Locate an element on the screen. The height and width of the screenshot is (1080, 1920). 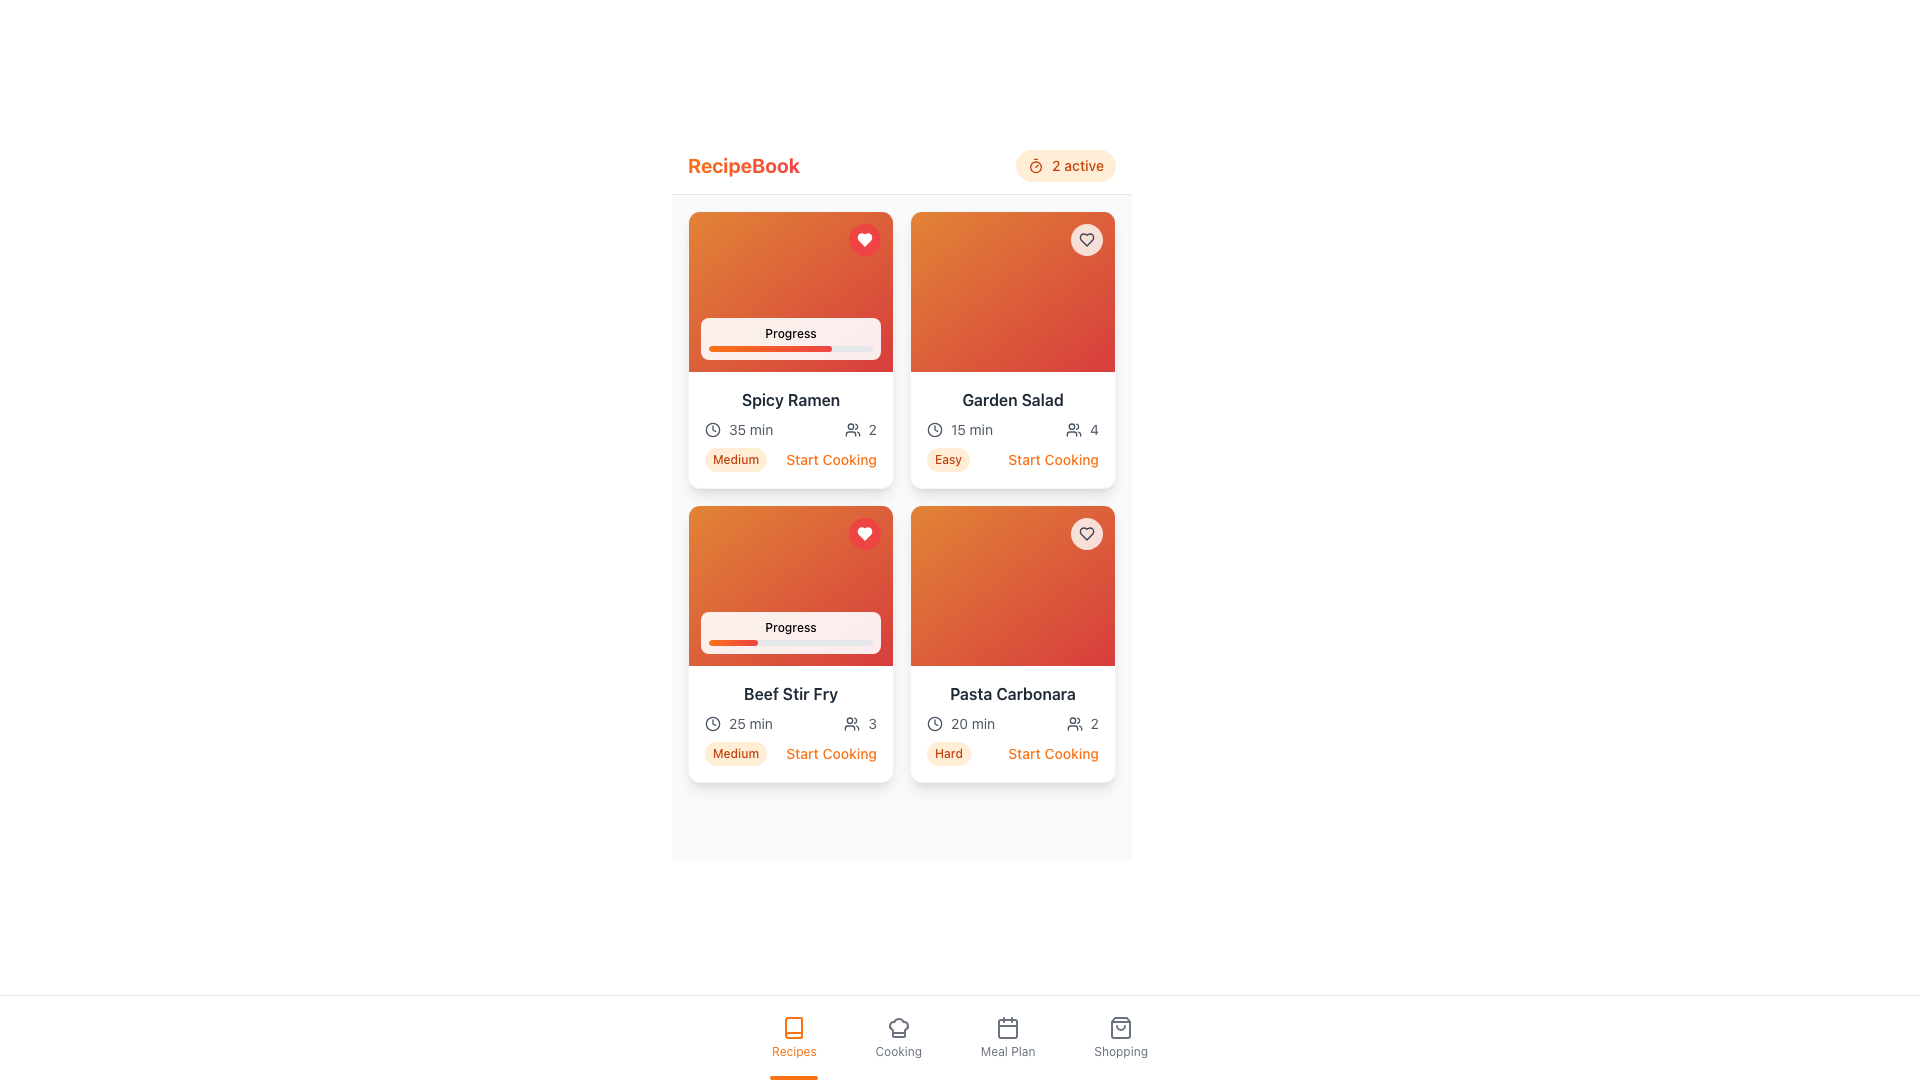
the static text indicating the count associated with the 'Spicy Ramen' recipe, positioned to the right of the user icon is located at coordinates (872, 428).